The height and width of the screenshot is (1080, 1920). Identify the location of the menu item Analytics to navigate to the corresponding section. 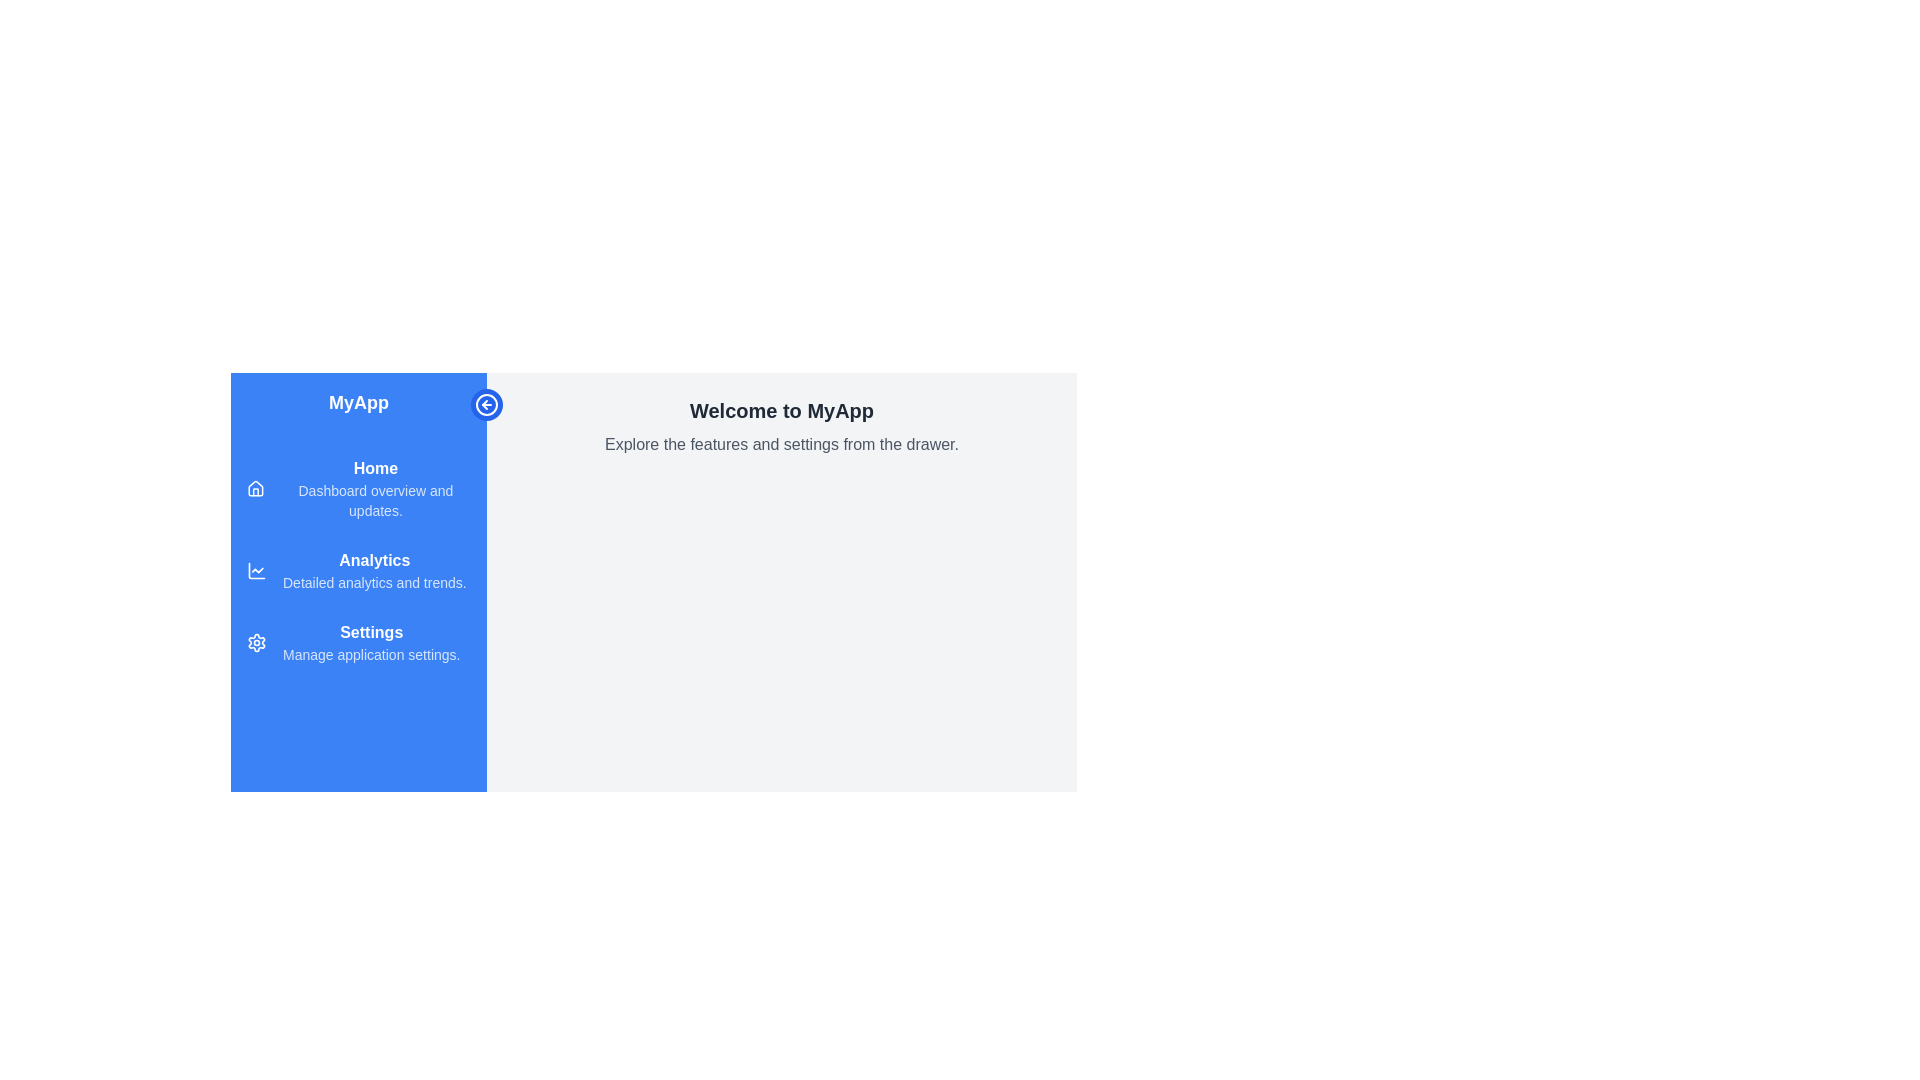
(359, 570).